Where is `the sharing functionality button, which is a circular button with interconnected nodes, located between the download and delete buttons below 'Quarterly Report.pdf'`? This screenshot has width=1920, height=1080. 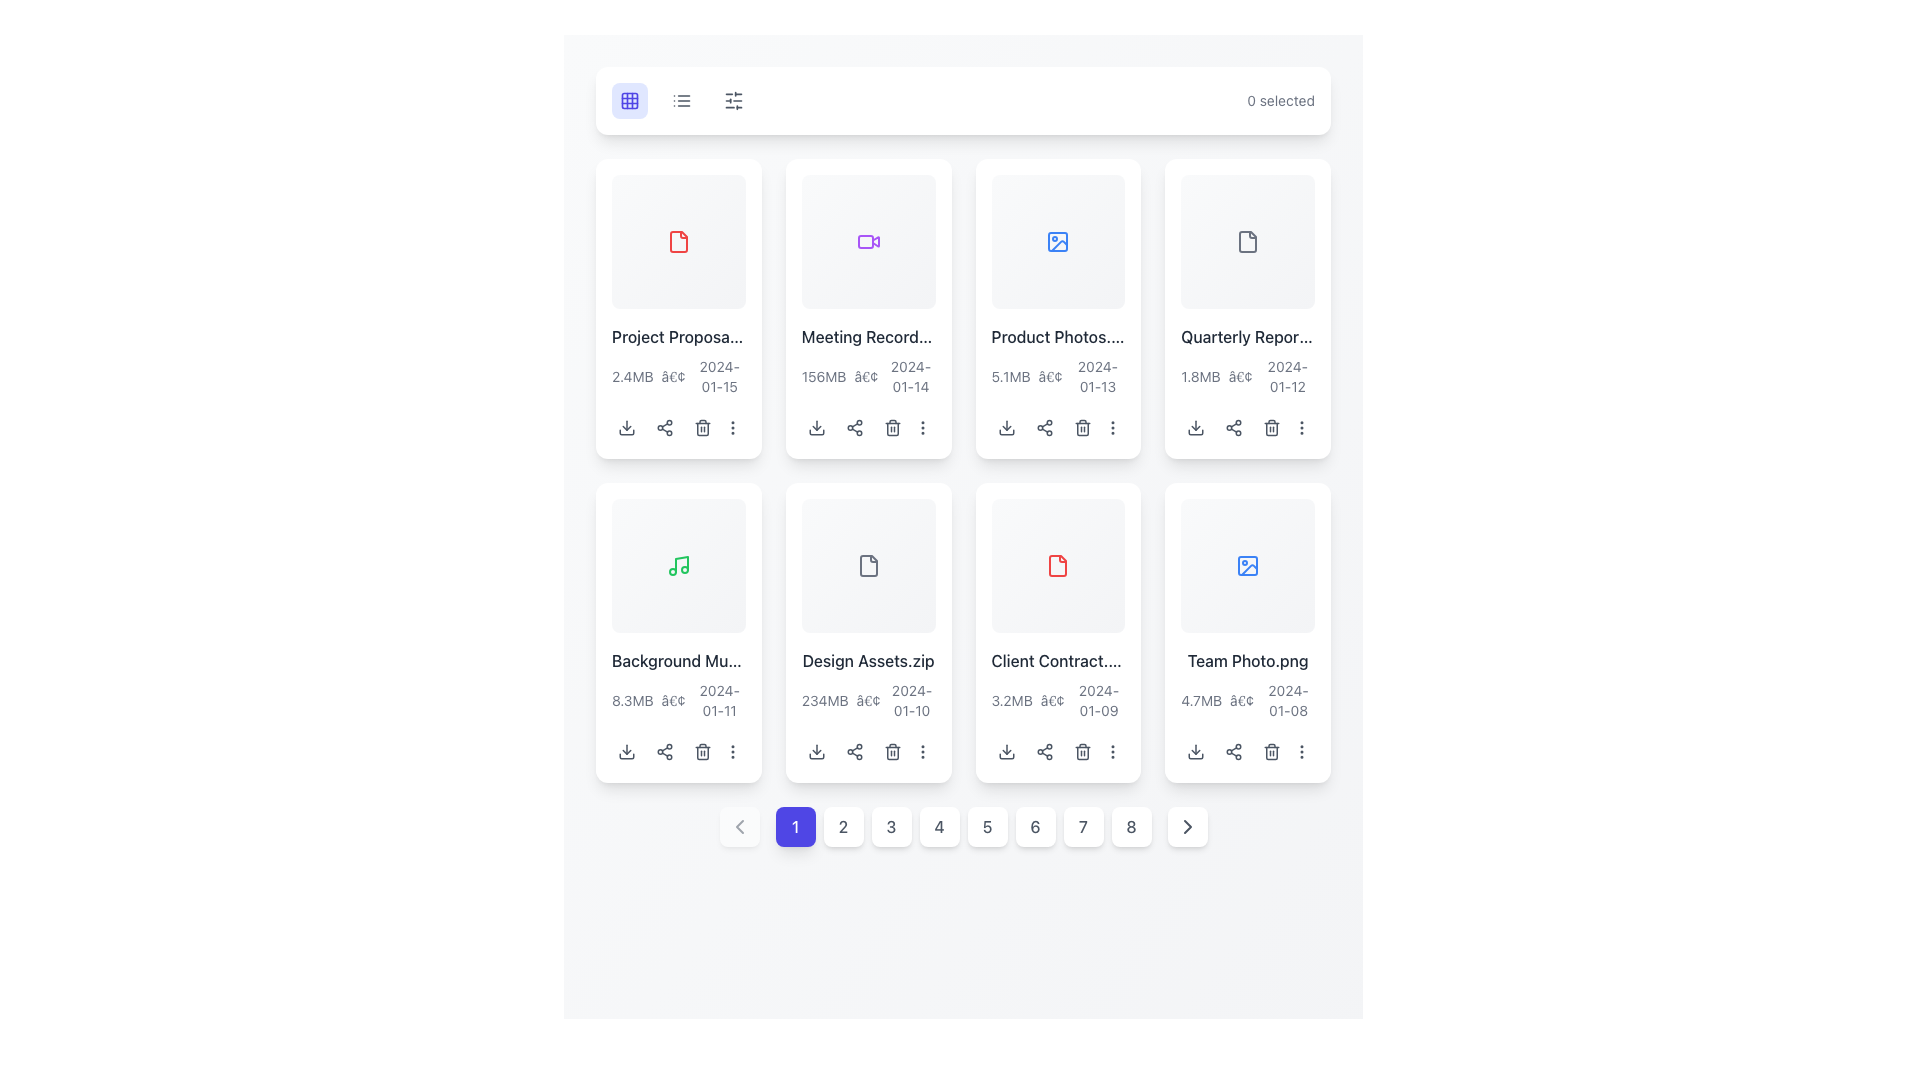 the sharing functionality button, which is a circular button with interconnected nodes, located between the download and delete buttons below 'Quarterly Report.pdf' is located at coordinates (1233, 426).